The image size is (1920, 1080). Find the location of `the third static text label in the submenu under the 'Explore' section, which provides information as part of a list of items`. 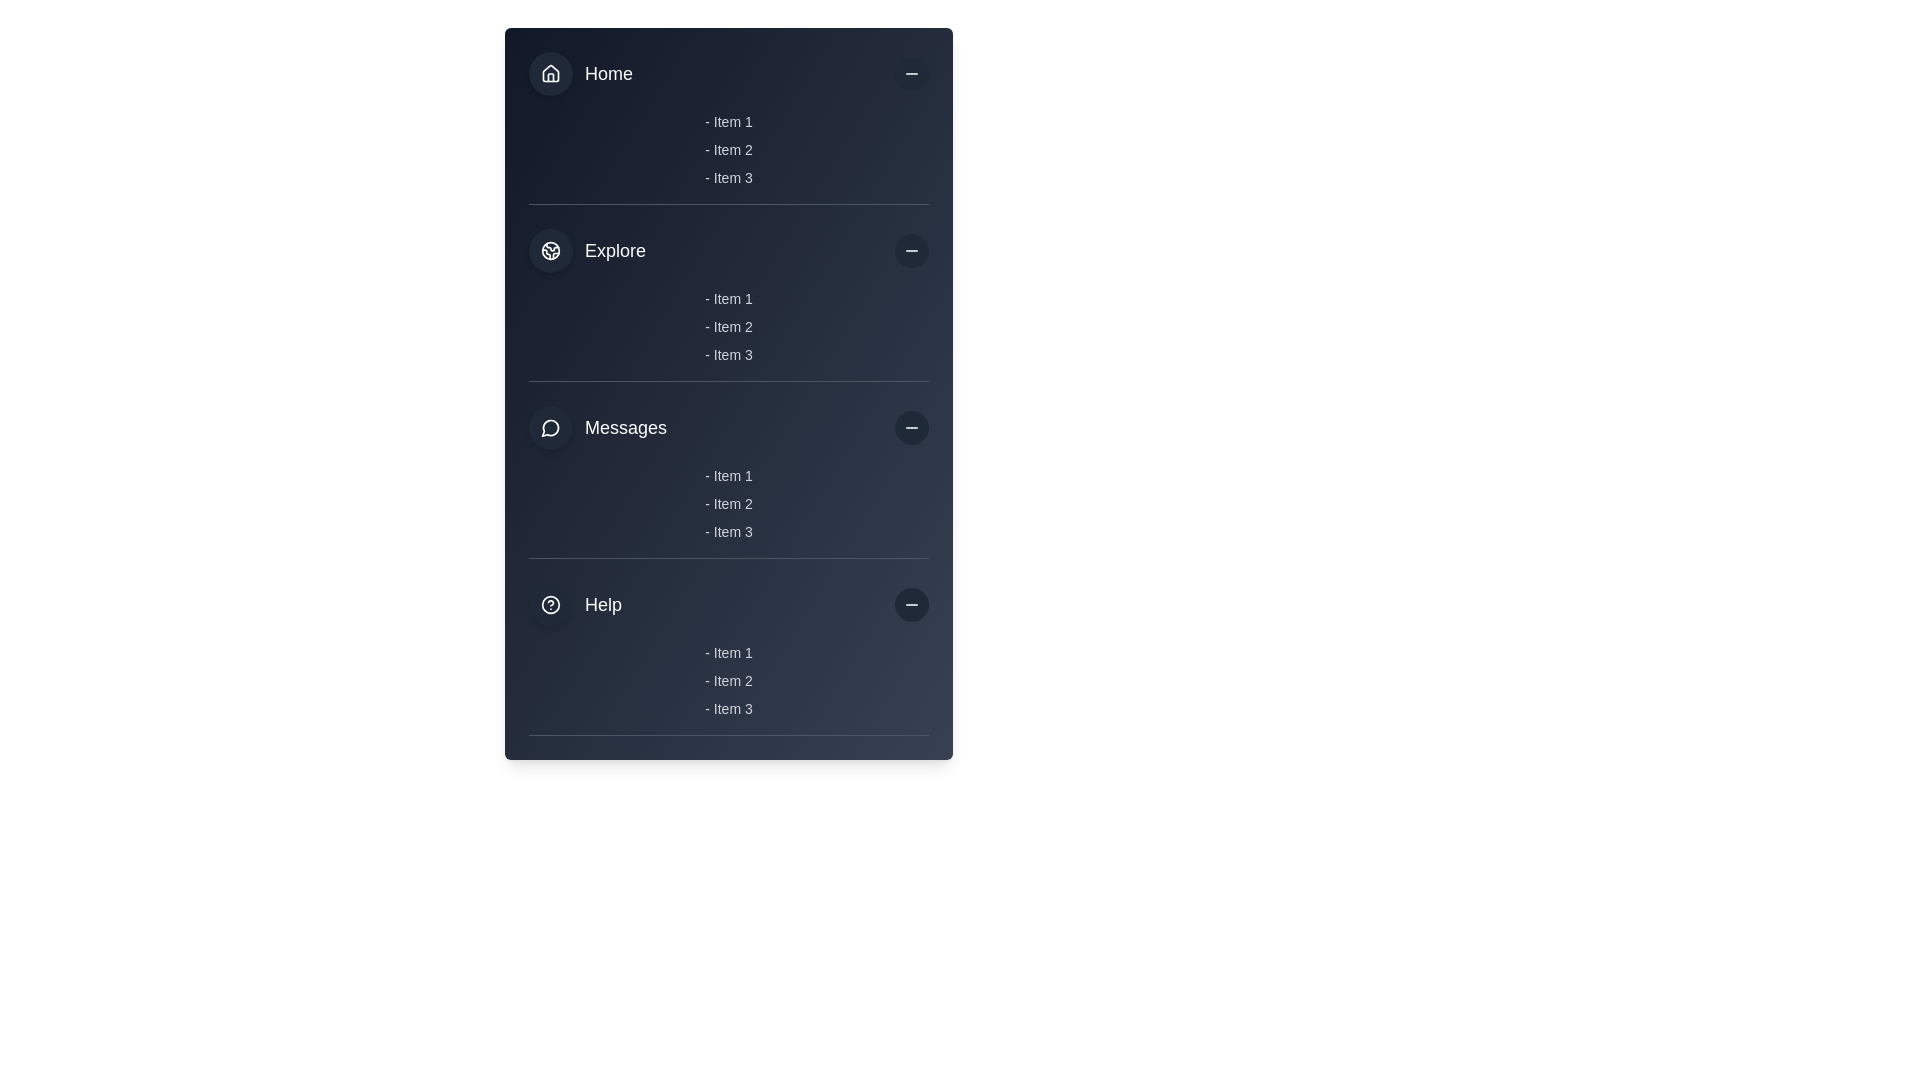

the third static text label in the submenu under the 'Explore' section, which provides information as part of a list of items is located at coordinates (728, 353).